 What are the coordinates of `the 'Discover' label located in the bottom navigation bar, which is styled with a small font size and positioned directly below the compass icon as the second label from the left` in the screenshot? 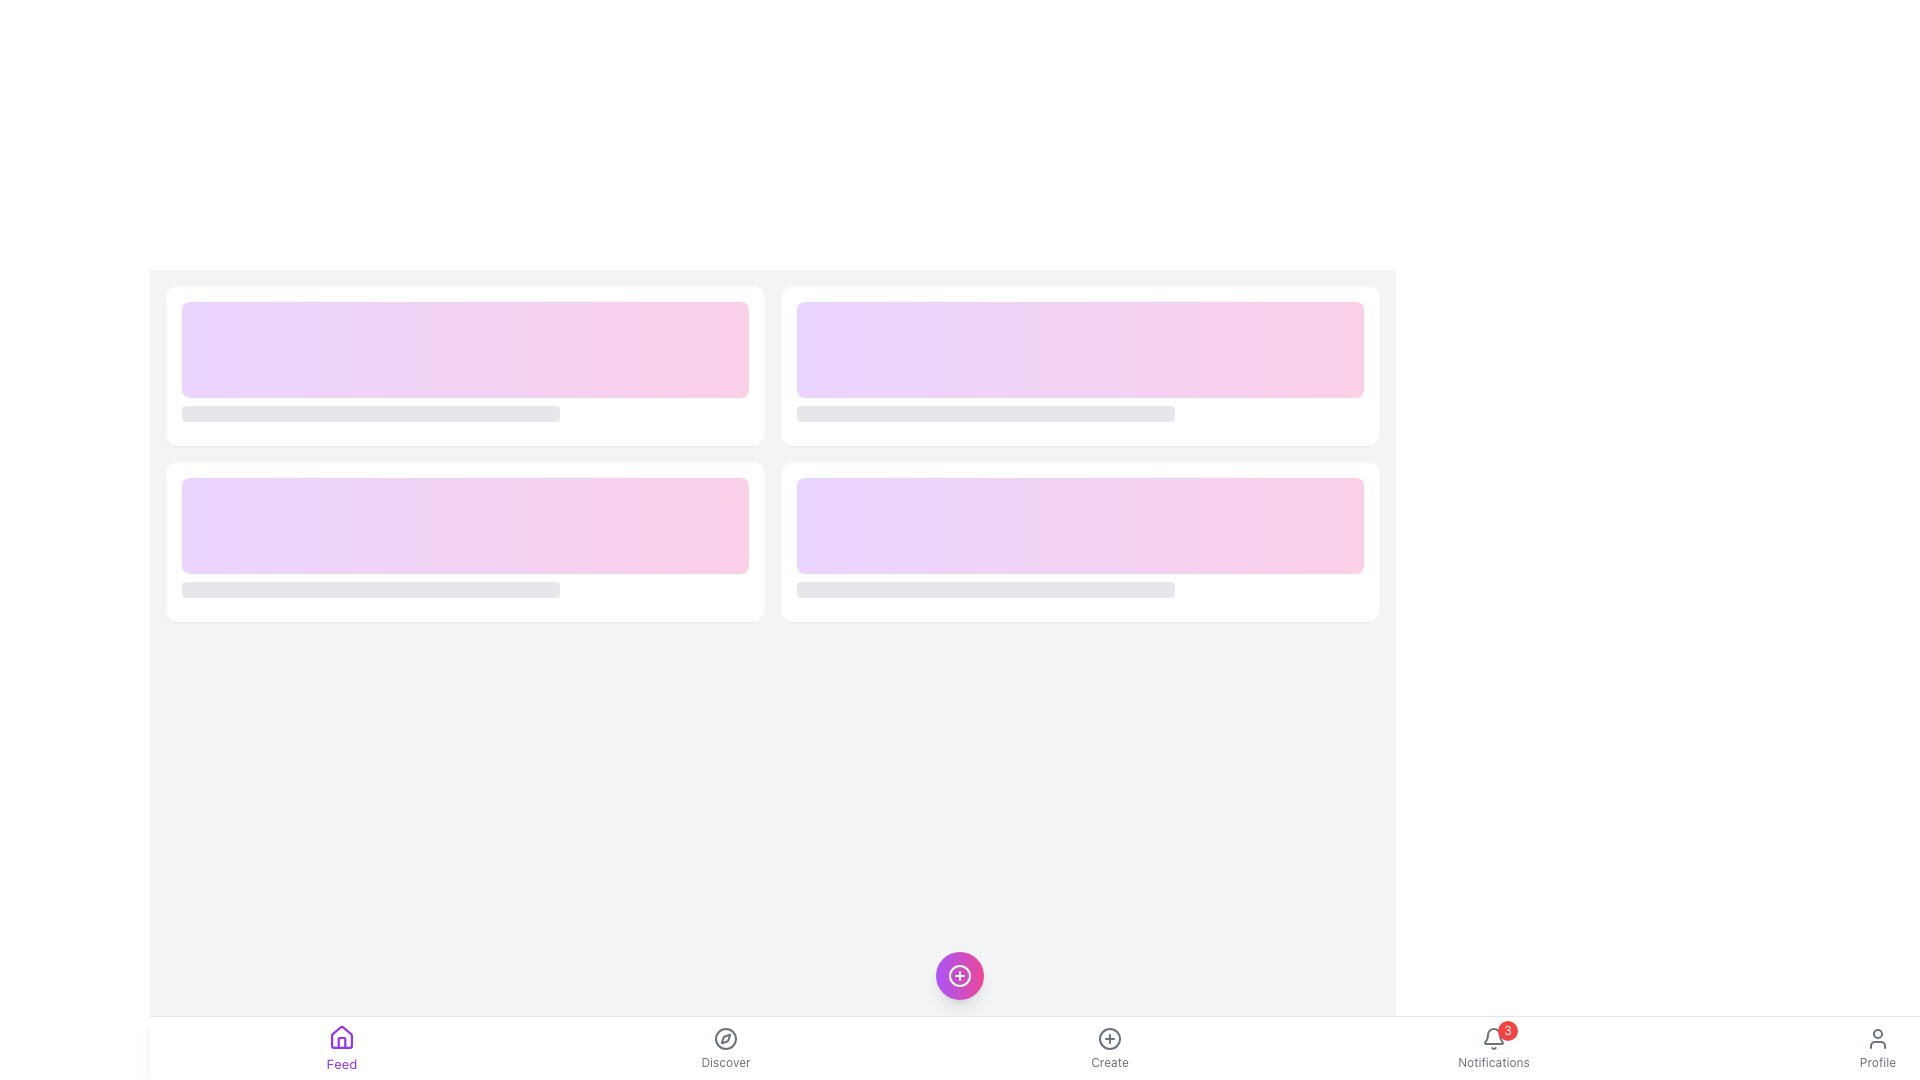 It's located at (724, 1061).